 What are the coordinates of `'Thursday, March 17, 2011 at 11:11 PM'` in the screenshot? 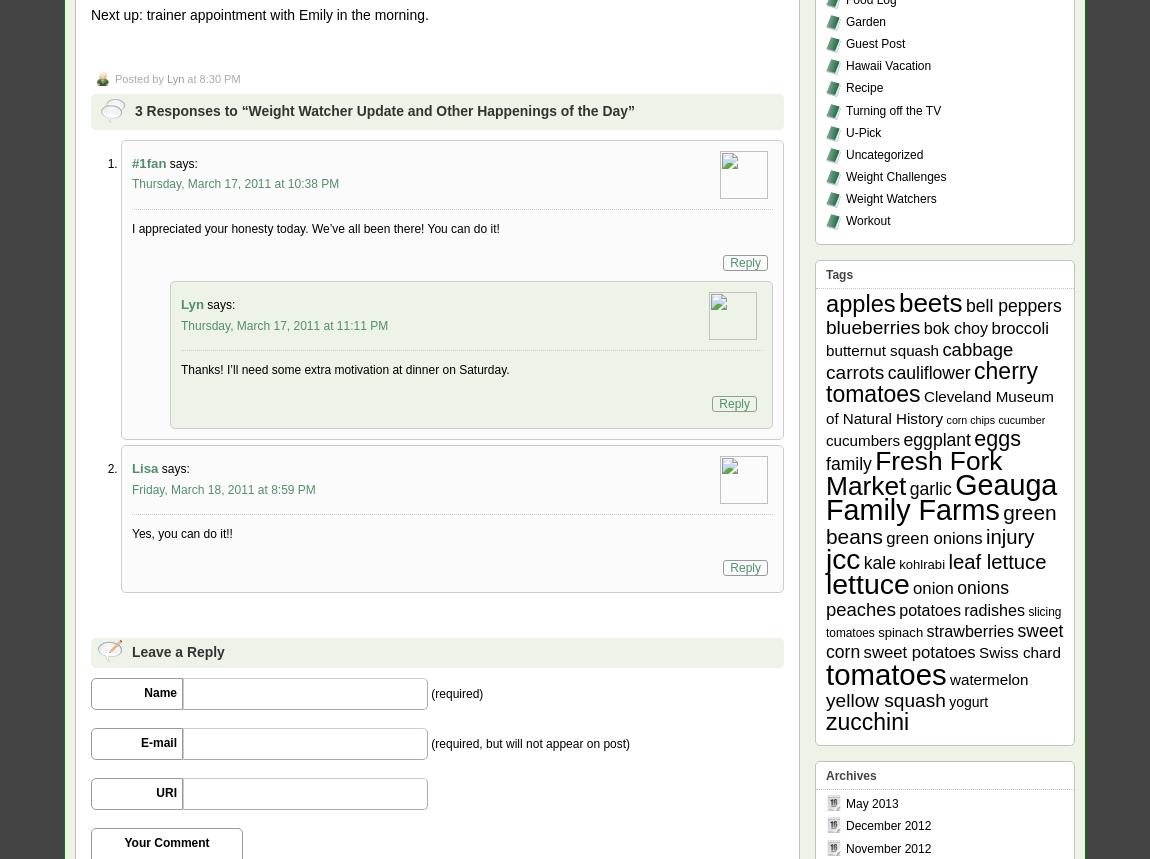 It's located at (283, 324).